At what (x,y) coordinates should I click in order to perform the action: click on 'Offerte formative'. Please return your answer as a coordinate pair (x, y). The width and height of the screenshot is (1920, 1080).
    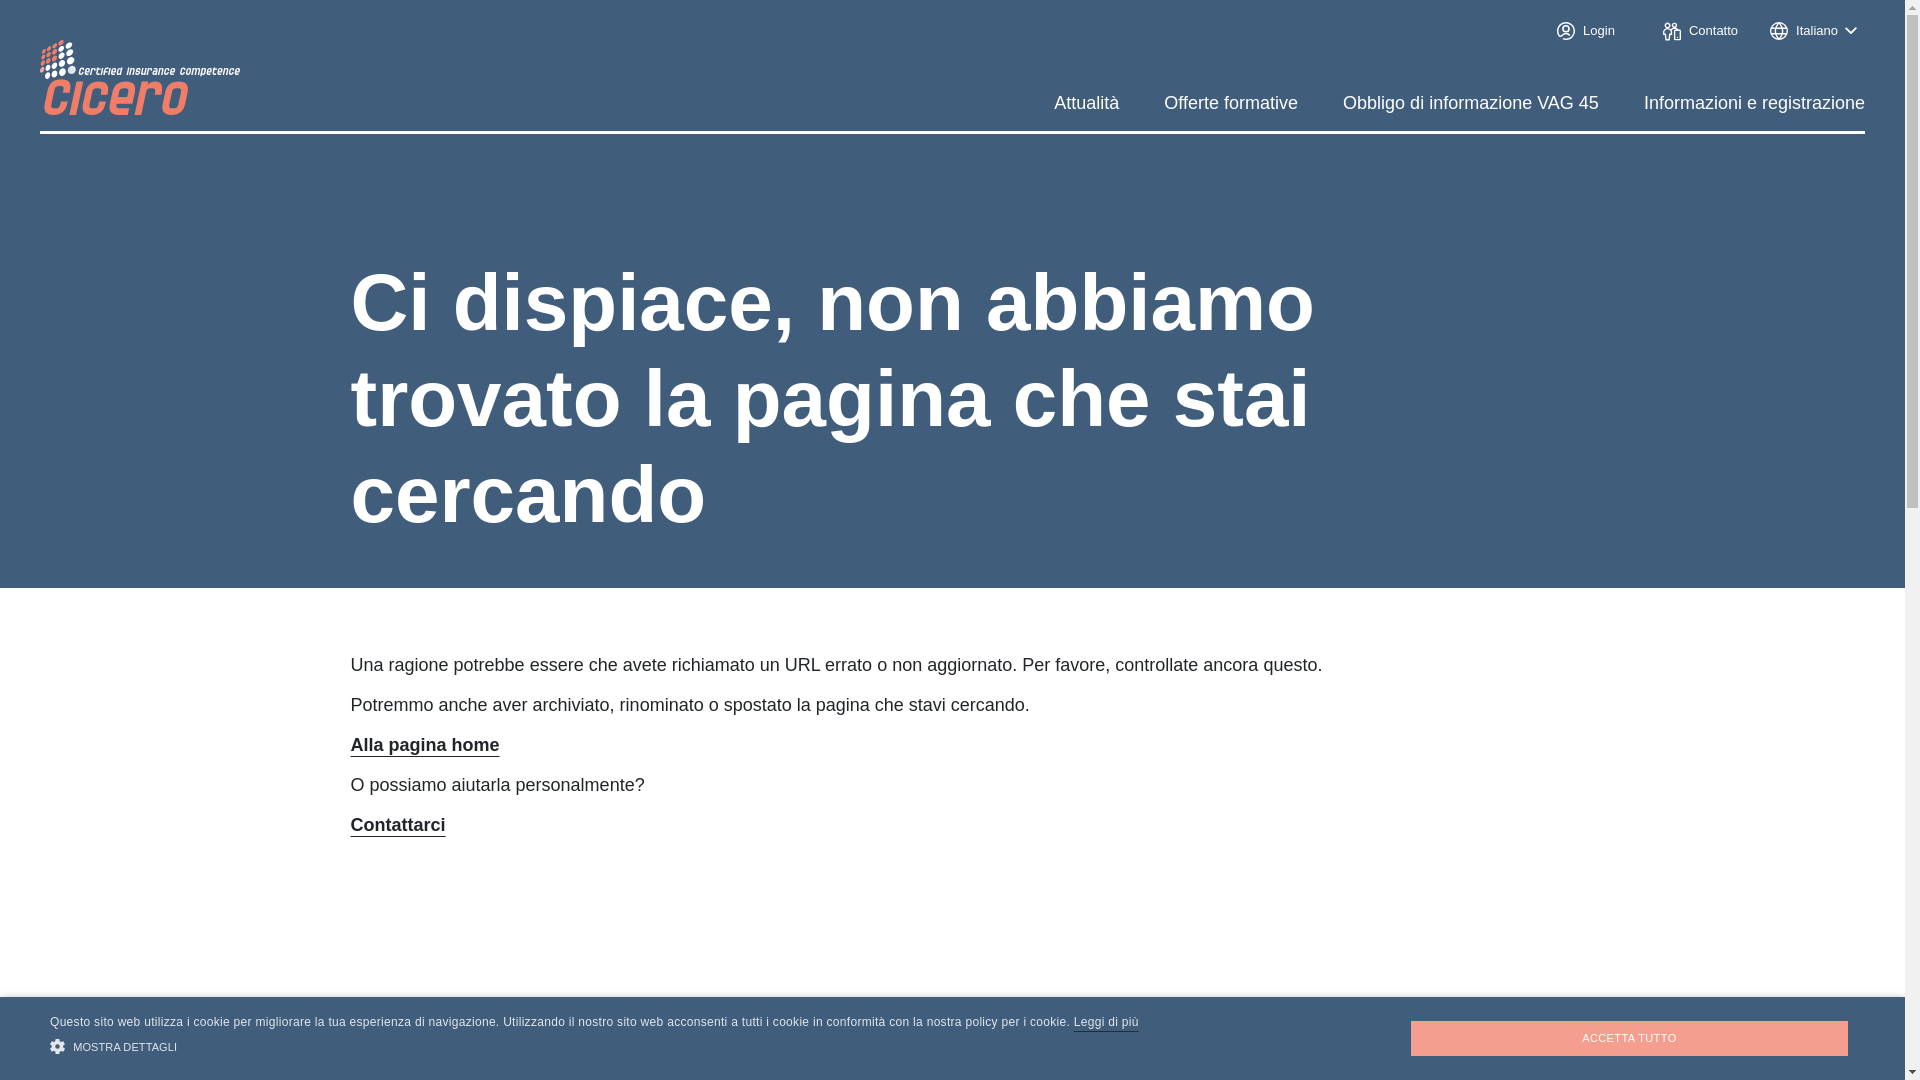
    Looking at the image, I should click on (1229, 103).